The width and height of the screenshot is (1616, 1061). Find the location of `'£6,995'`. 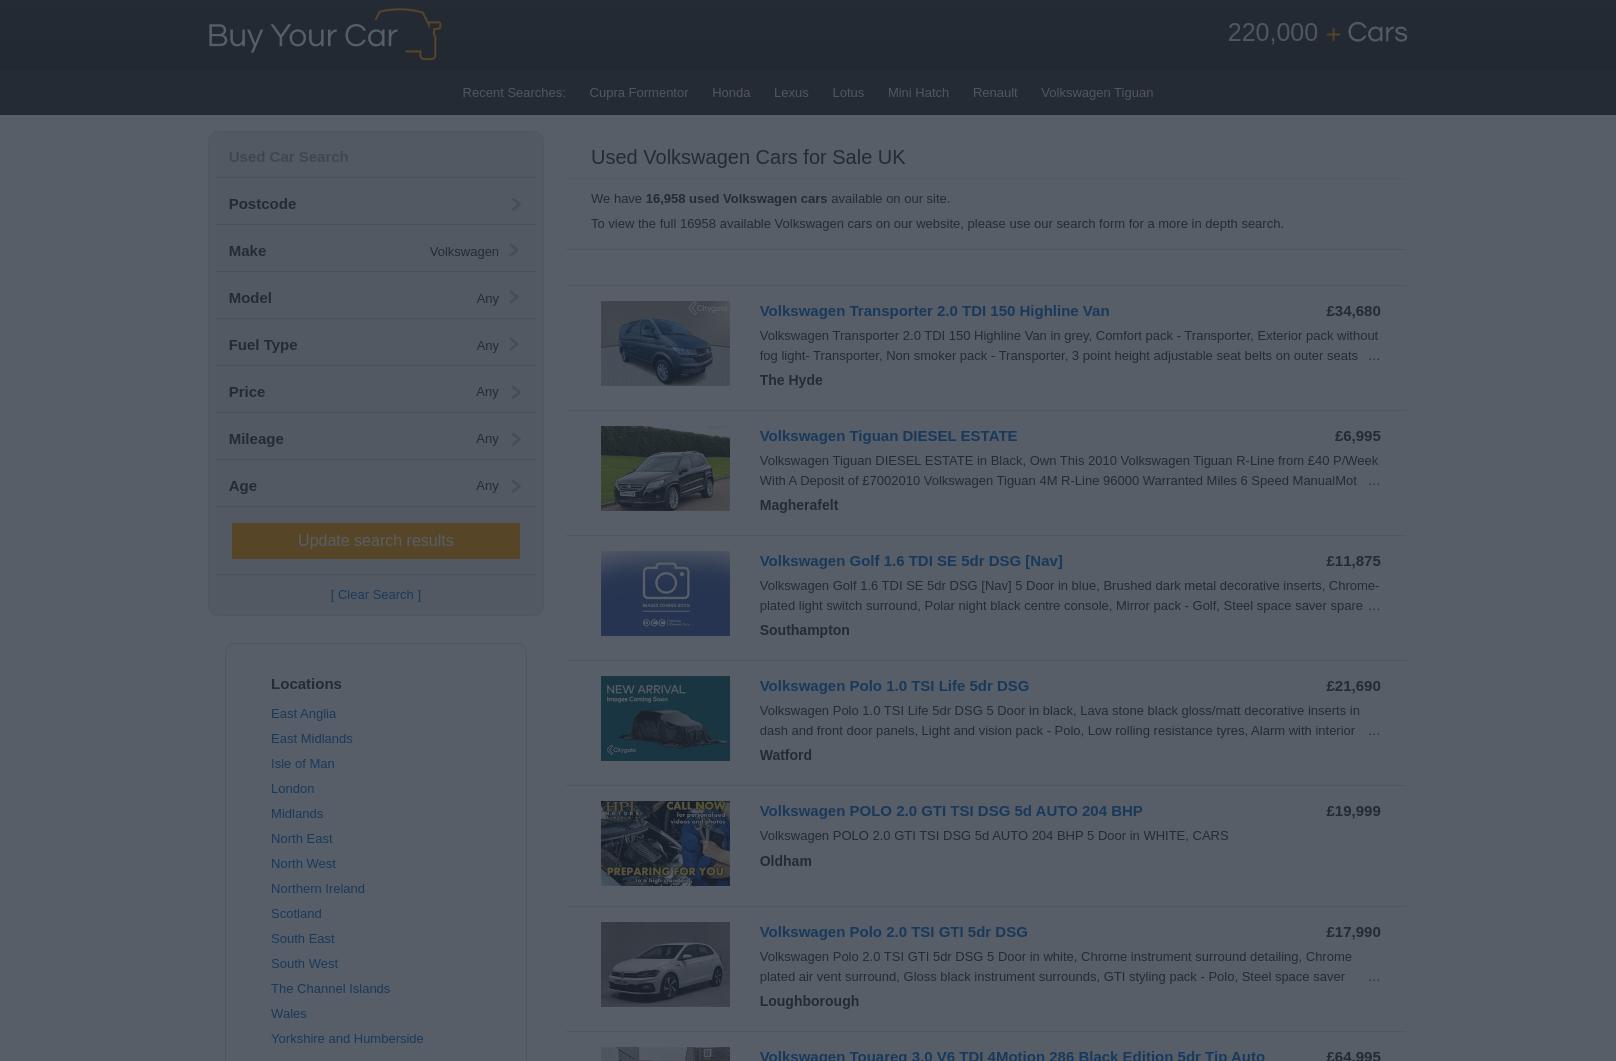

'£6,995' is located at coordinates (1355, 435).